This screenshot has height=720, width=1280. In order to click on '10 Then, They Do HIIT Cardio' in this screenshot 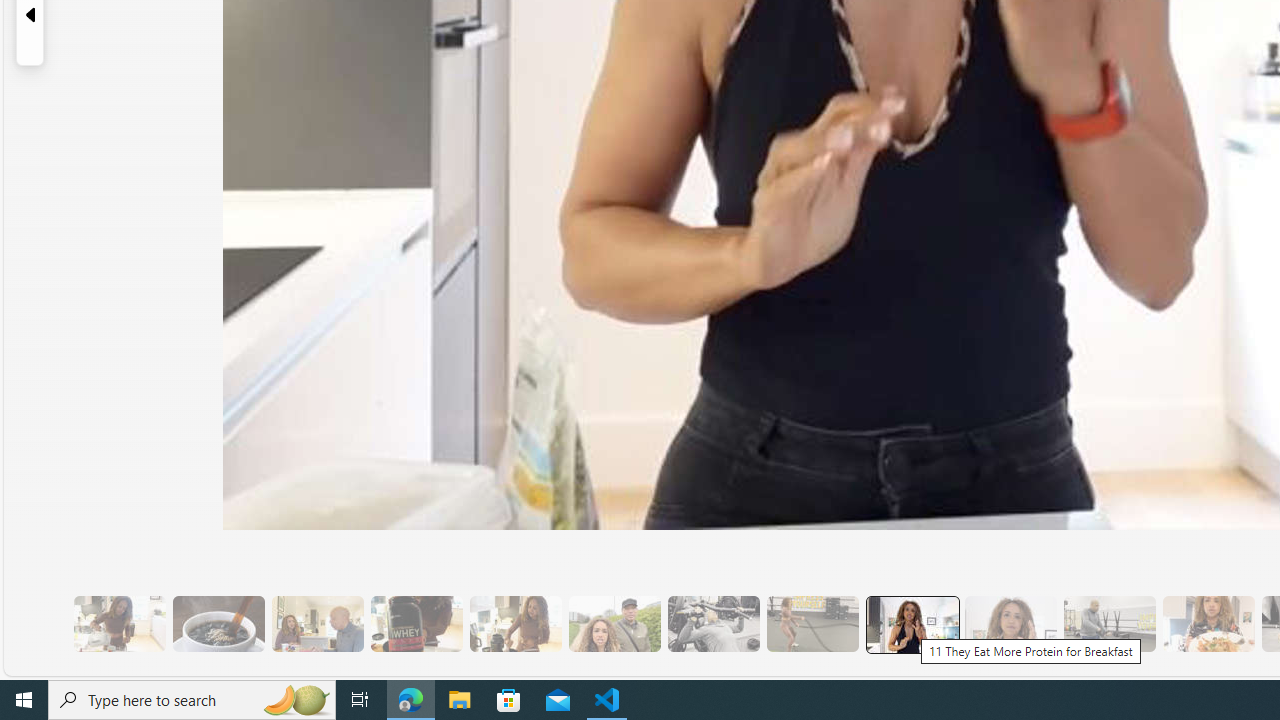, I will do `click(812, 623)`.